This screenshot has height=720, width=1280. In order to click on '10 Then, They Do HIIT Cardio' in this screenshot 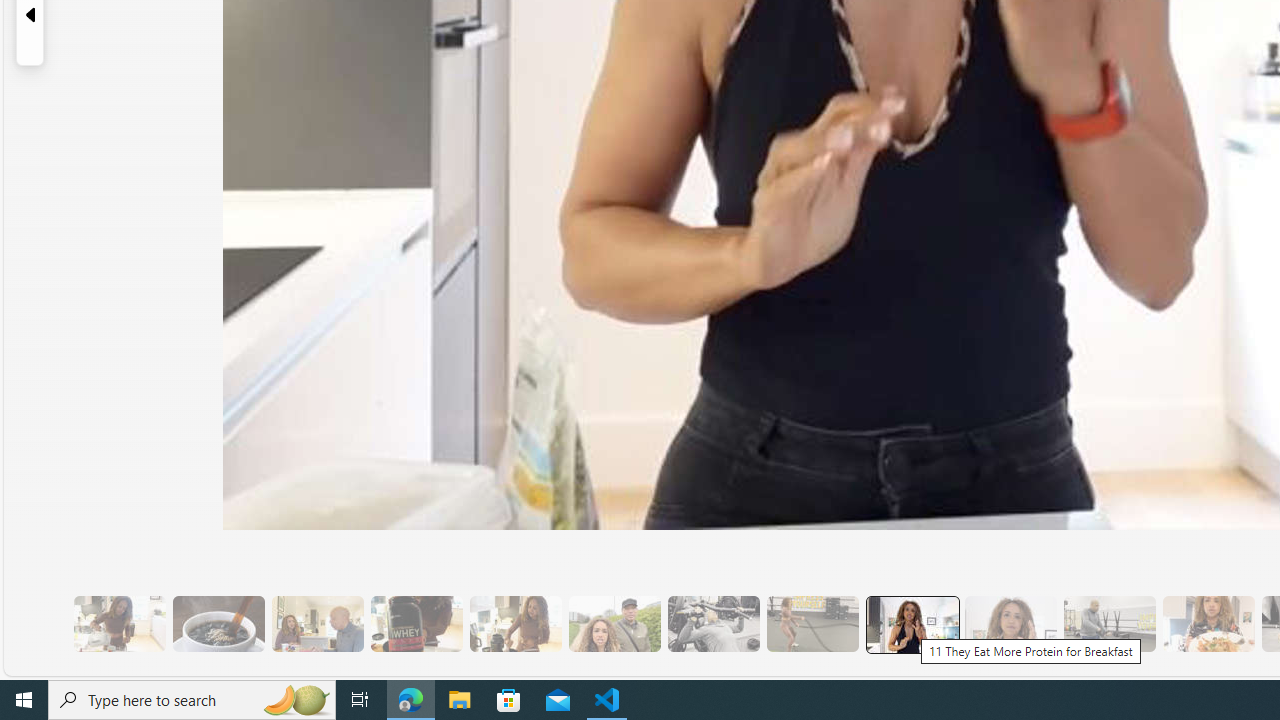, I will do `click(812, 623)`.